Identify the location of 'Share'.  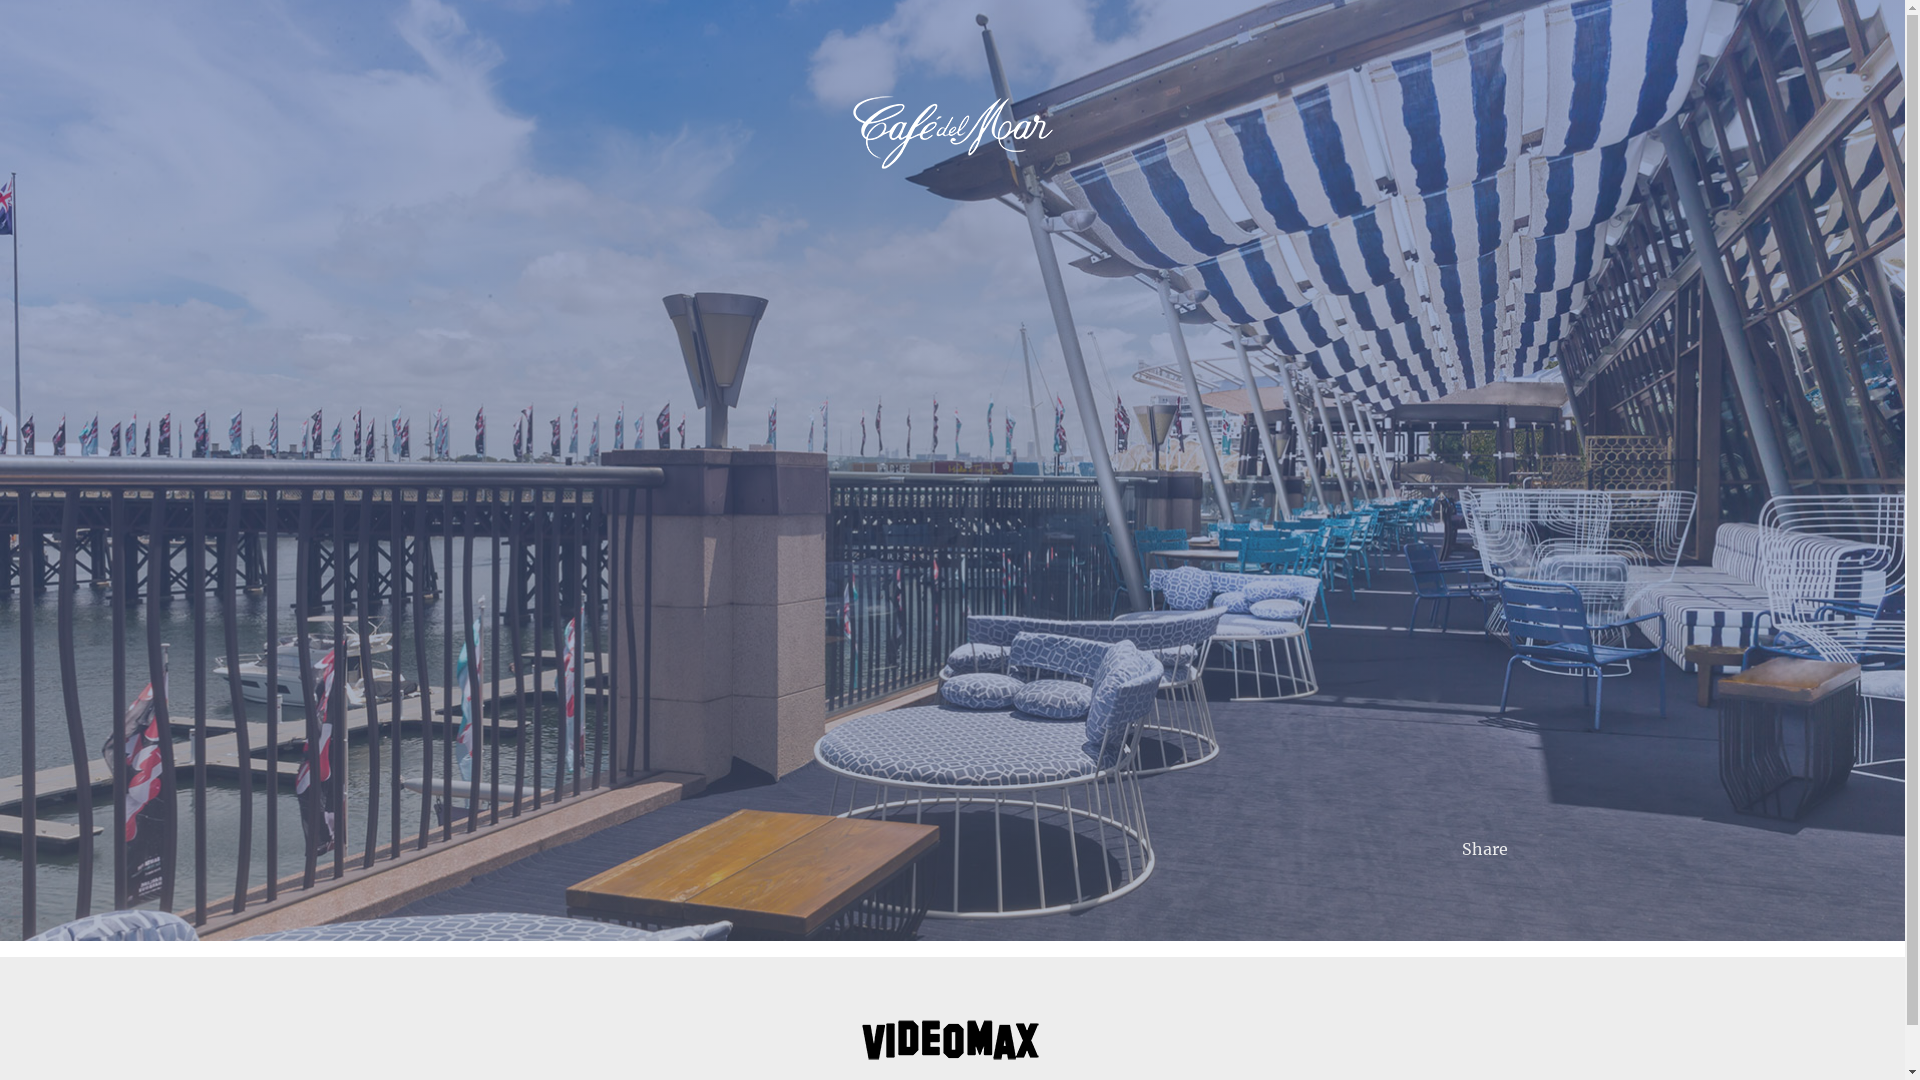
(1484, 848).